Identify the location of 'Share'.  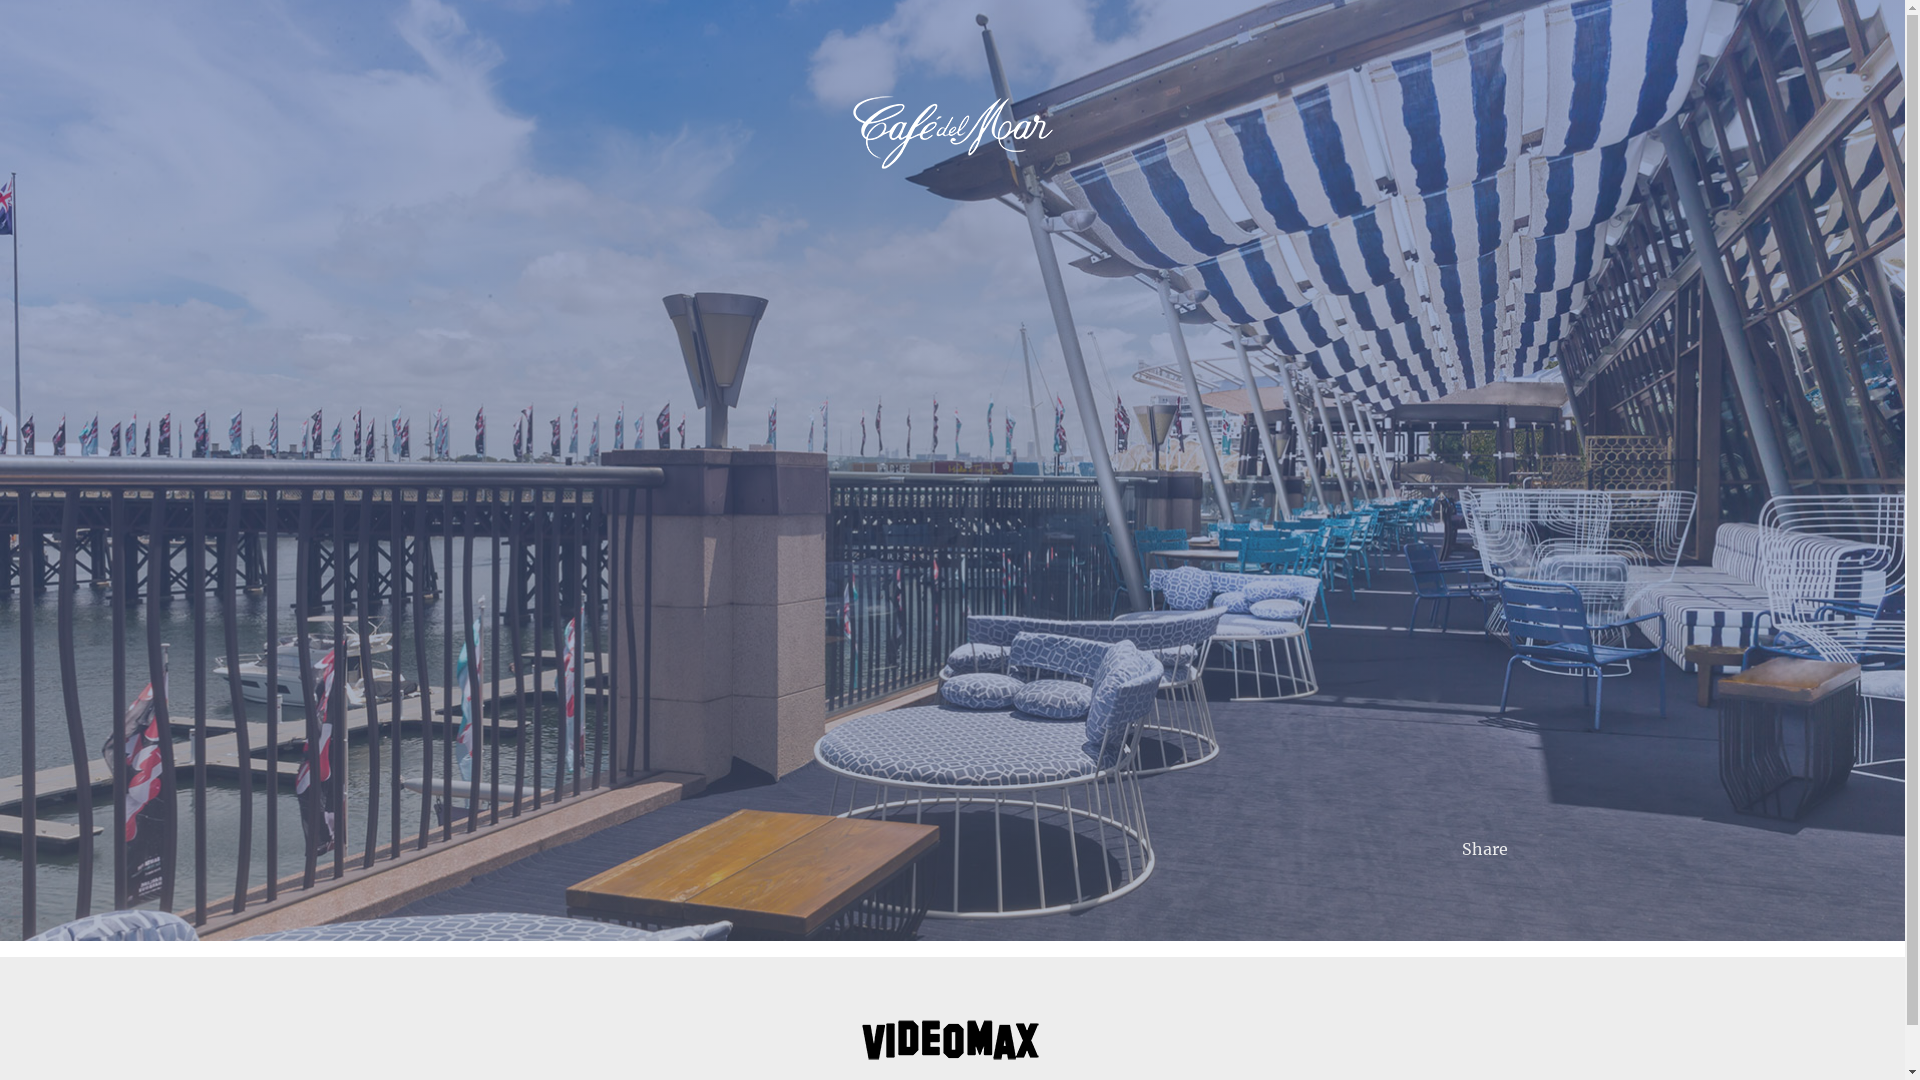
(1484, 848).